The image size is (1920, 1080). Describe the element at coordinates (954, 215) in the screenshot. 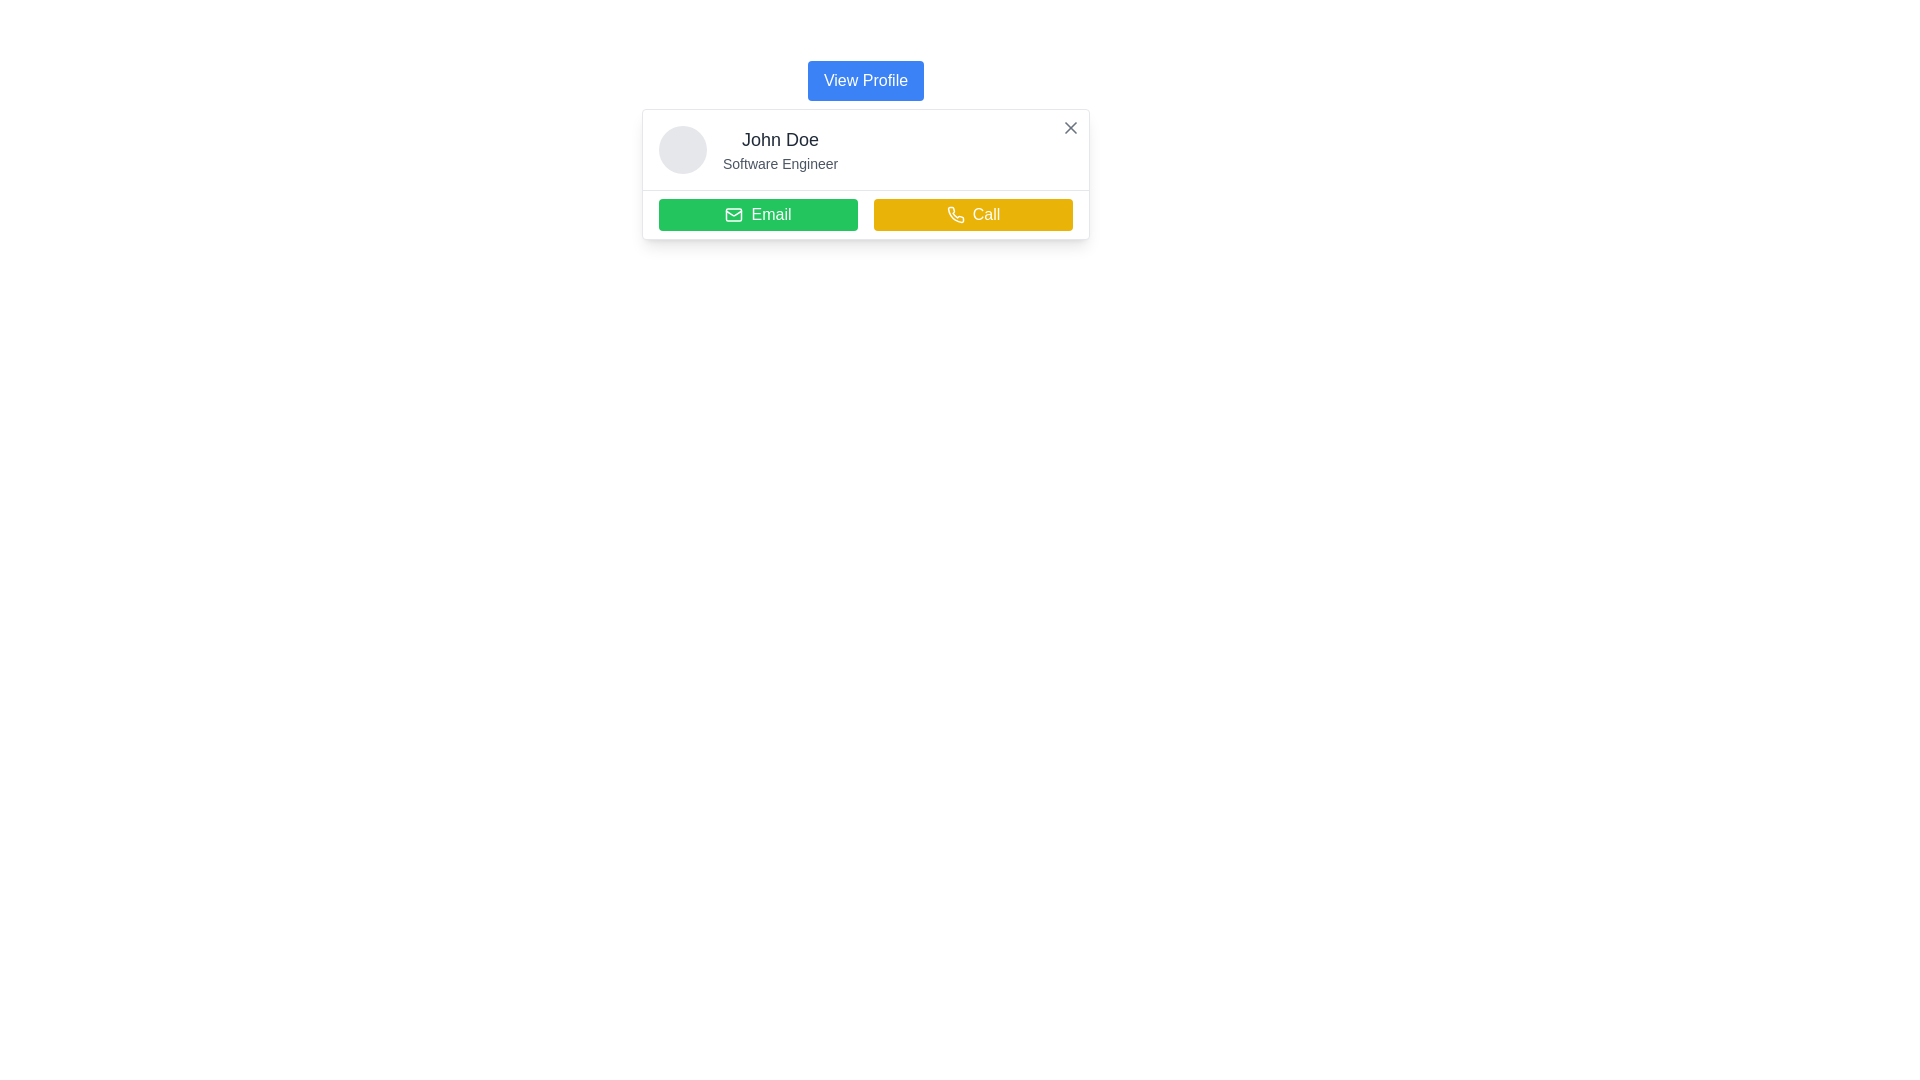

I see `the telephone icon within the 'Call' button, which has a yellow background and white outline, indicating its functionality to initiate a call` at that location.